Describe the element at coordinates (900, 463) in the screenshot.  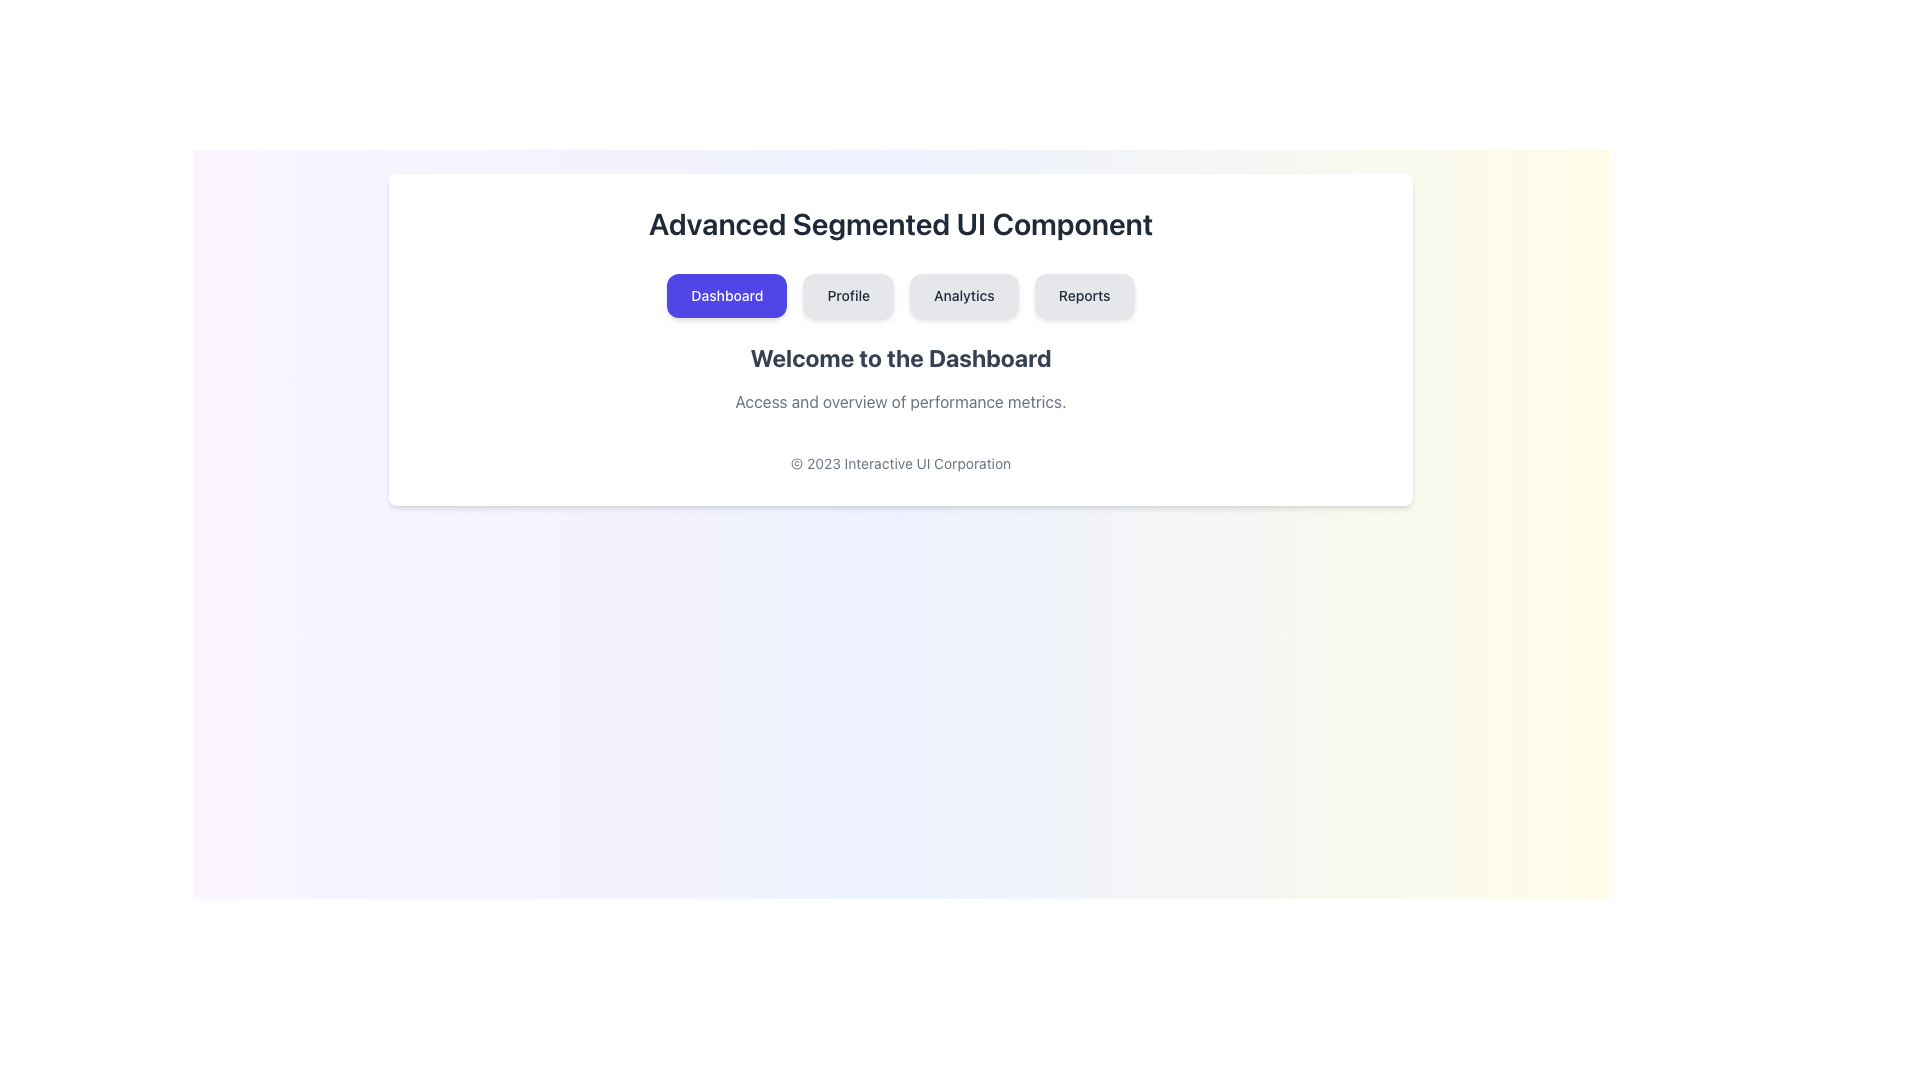
I see `the footer text label that provides legal or informational context about the application, positioned immediately below the 'Access and overview of performance metrics.'` at that location.